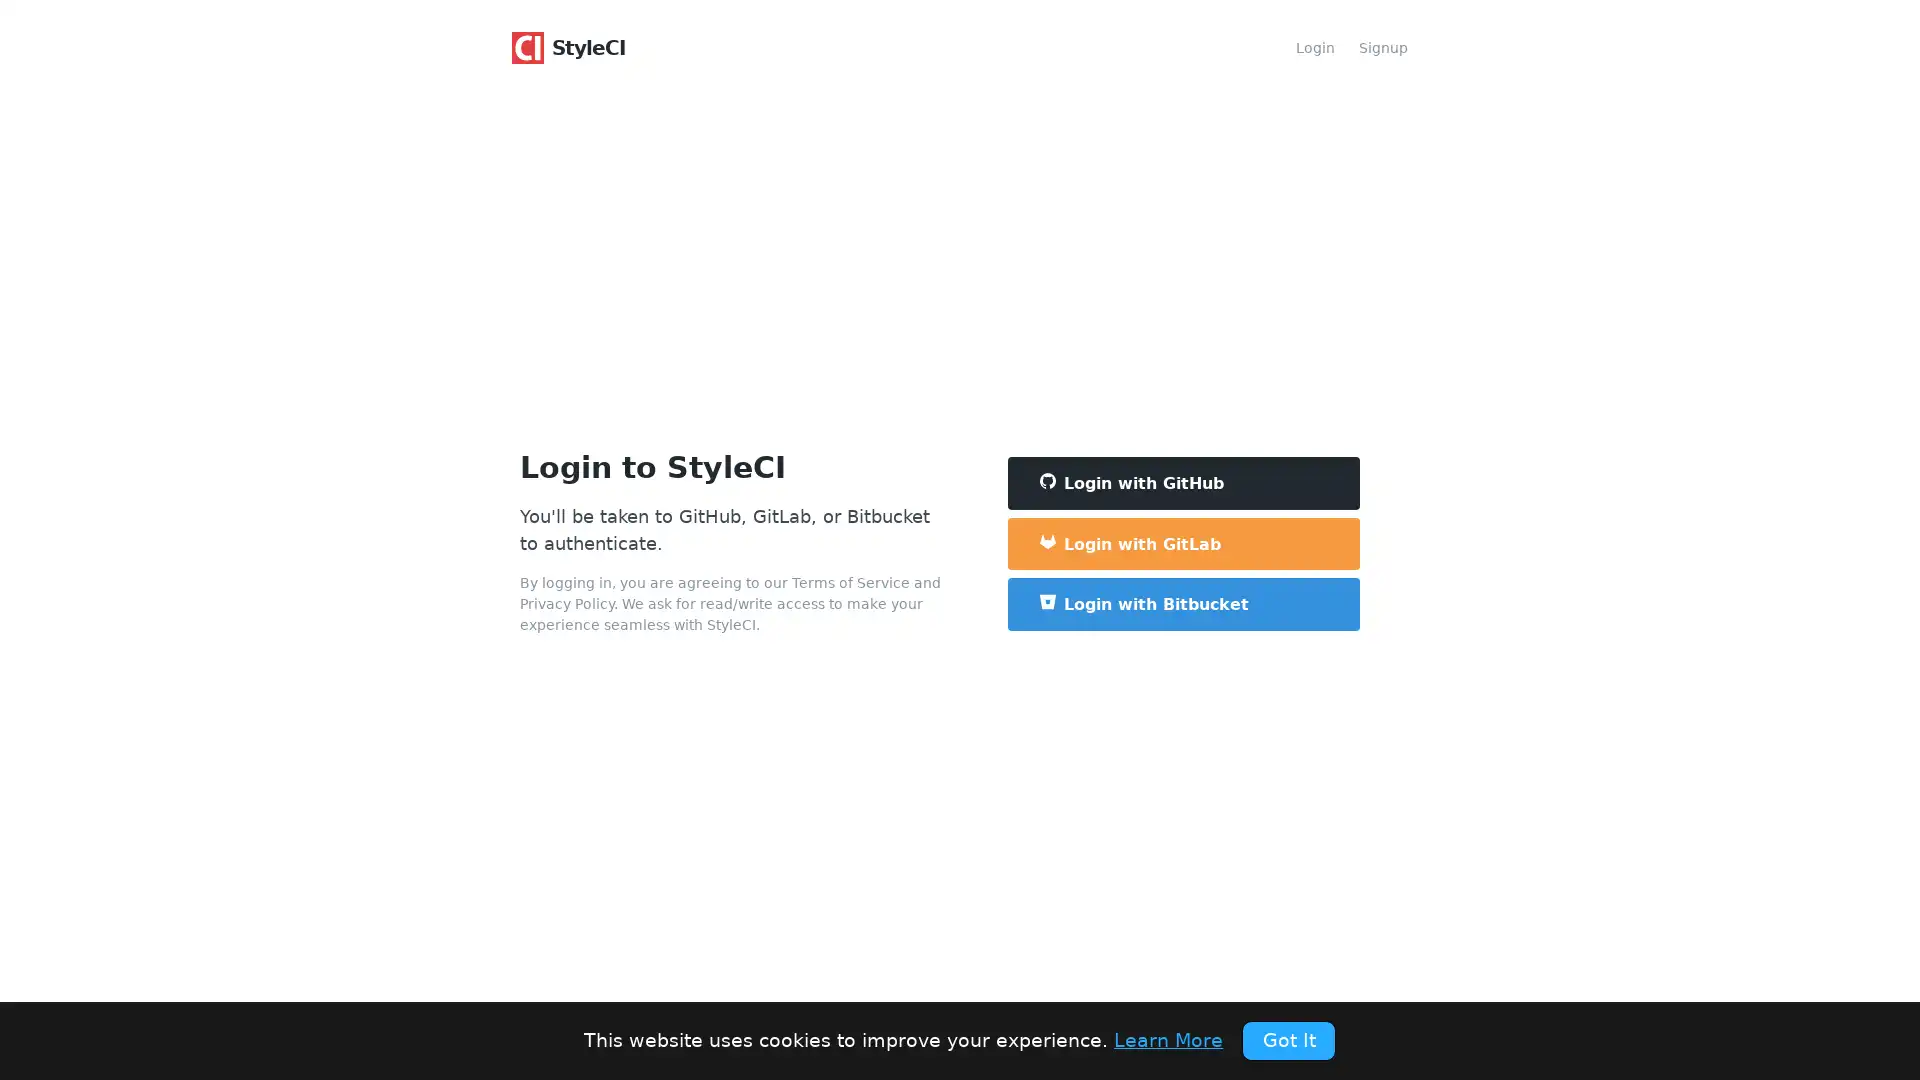 This screenshot has width=1920, height=1080. Describe the element at coordinates (1288, 1039) in the screenshot. I see `Got It` at that location.